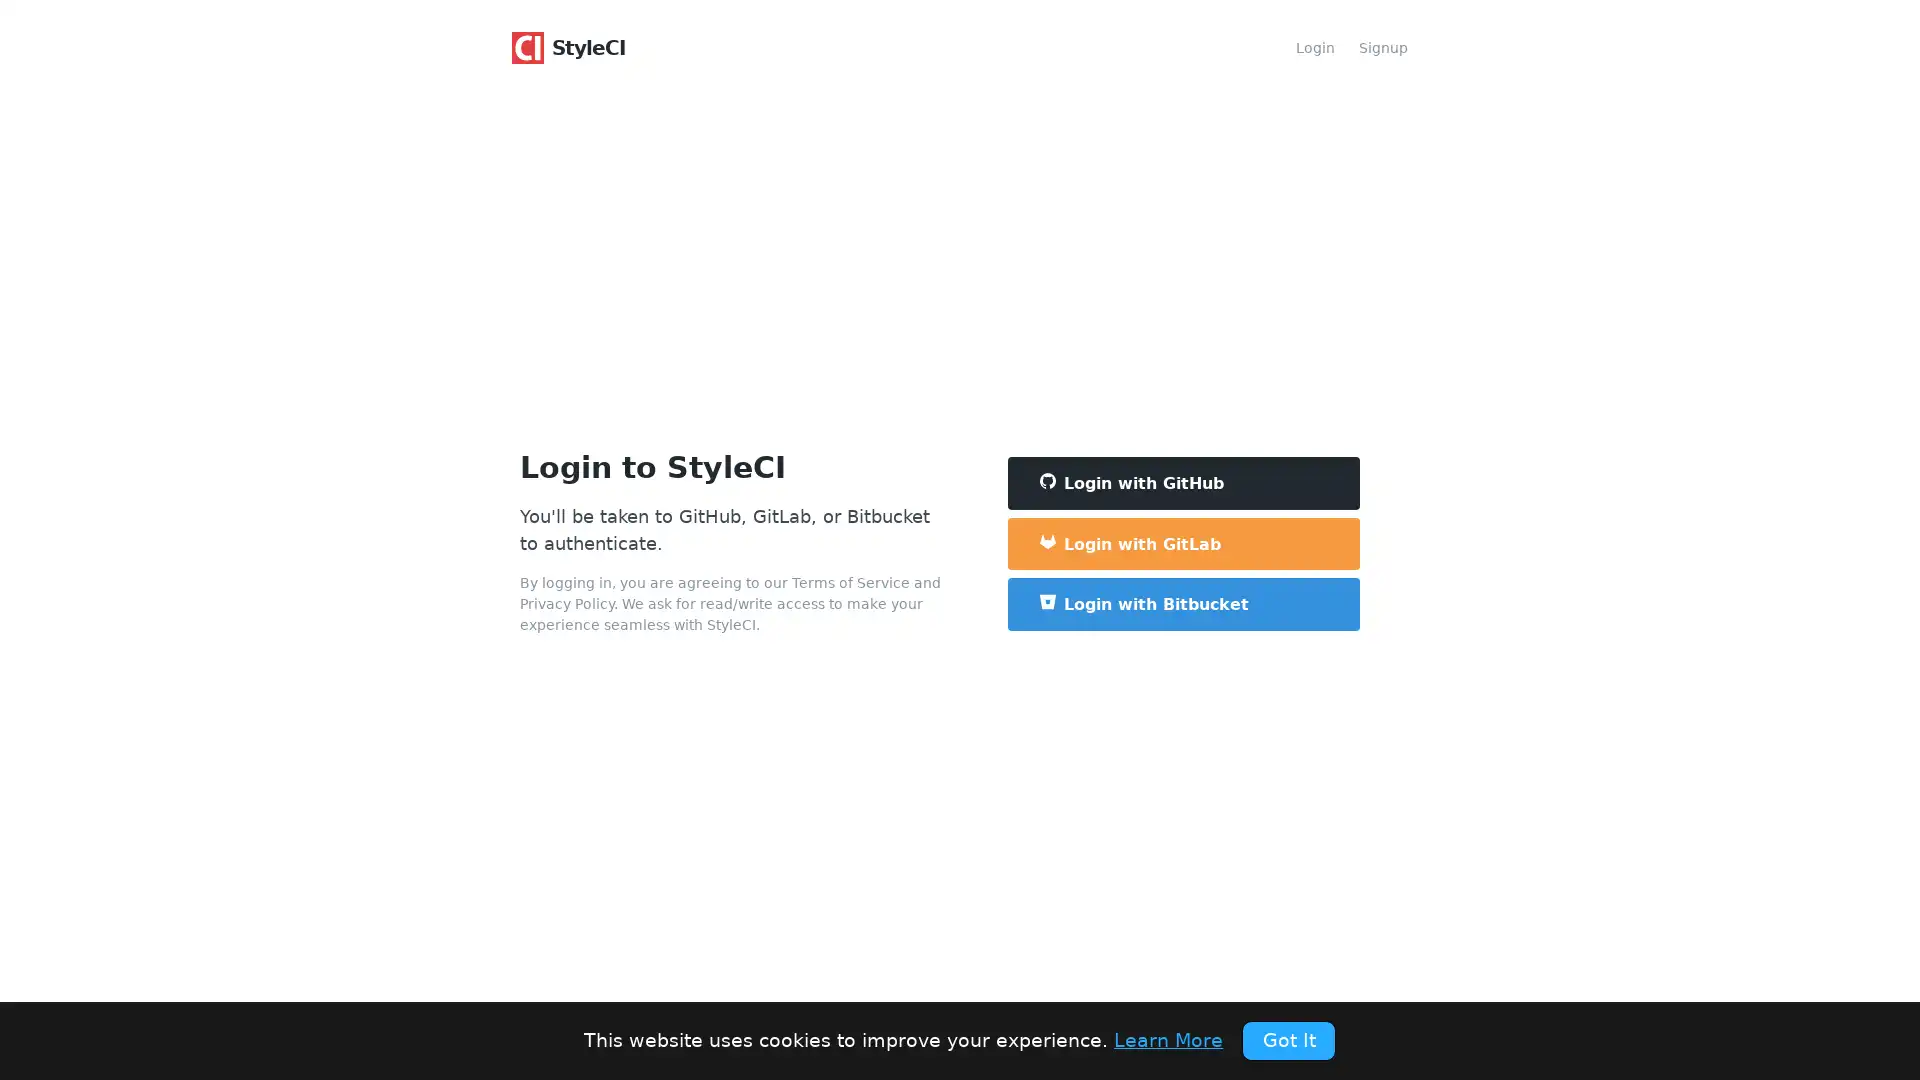 This screenshot has width=1920, height=1080. Describe the element at coordinates (1288, 1039) in the screenshot. I see `Got It` at that location.